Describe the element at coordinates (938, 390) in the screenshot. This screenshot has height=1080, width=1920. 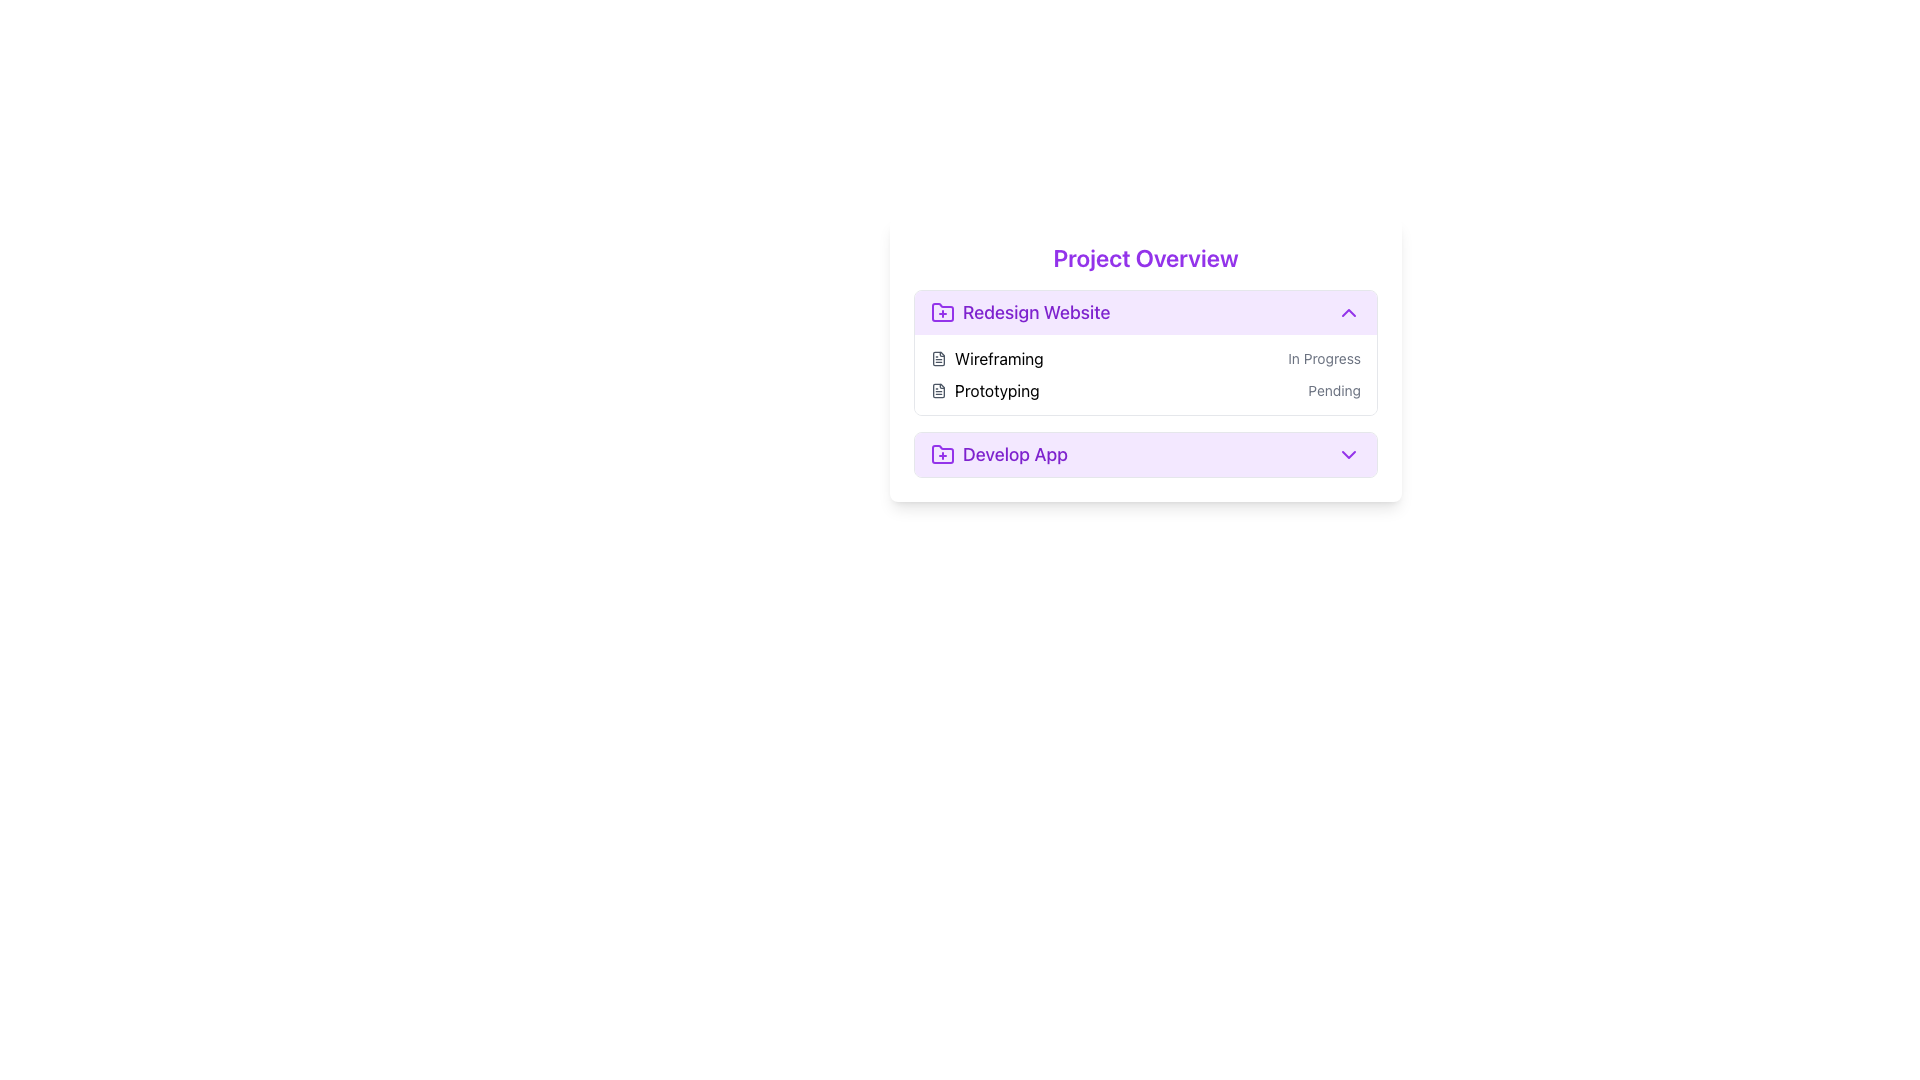
I see `the small, gray document-shaped icon next to the 'Prototyping' text in the second item of the list under 'Redesign Website'` at that location.